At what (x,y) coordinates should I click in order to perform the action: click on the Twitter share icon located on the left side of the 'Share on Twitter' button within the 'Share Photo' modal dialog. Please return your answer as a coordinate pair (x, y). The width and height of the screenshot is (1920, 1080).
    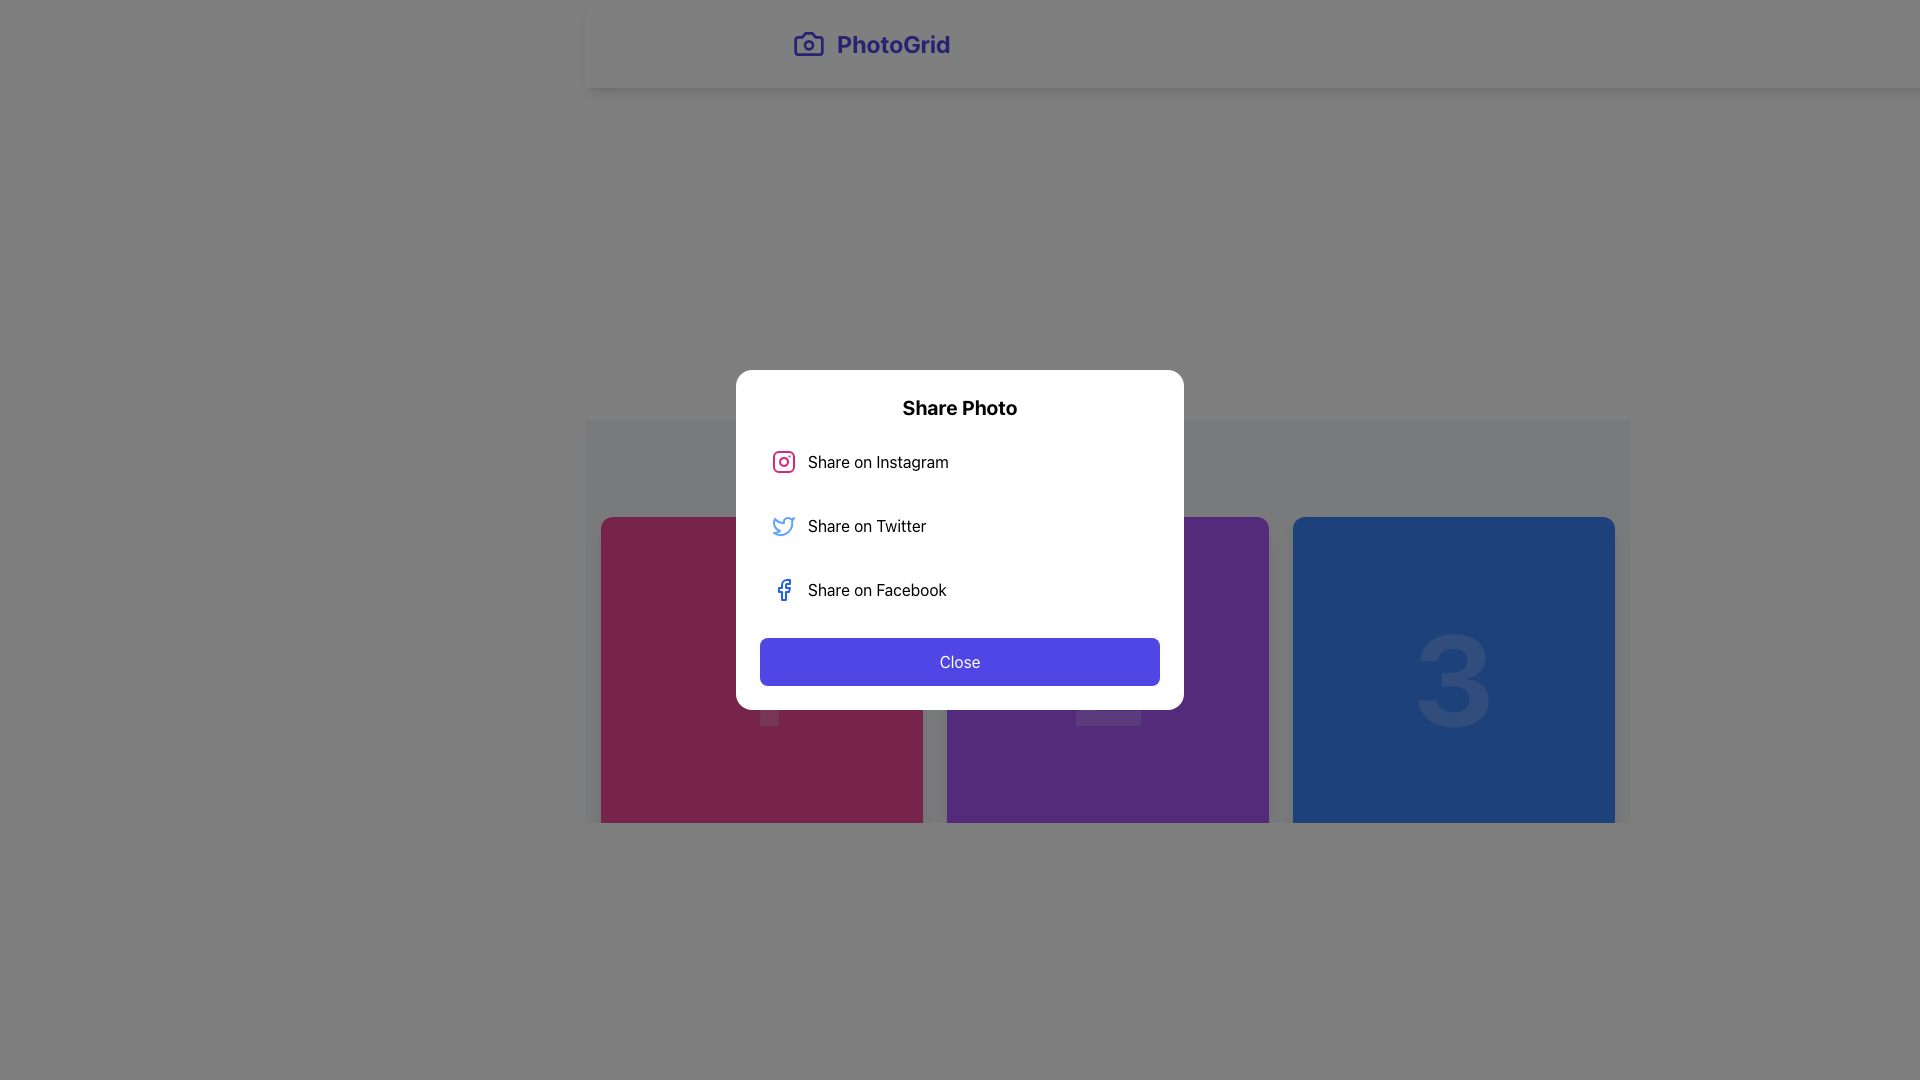
    Looking at the image, I should click on (782, 524).